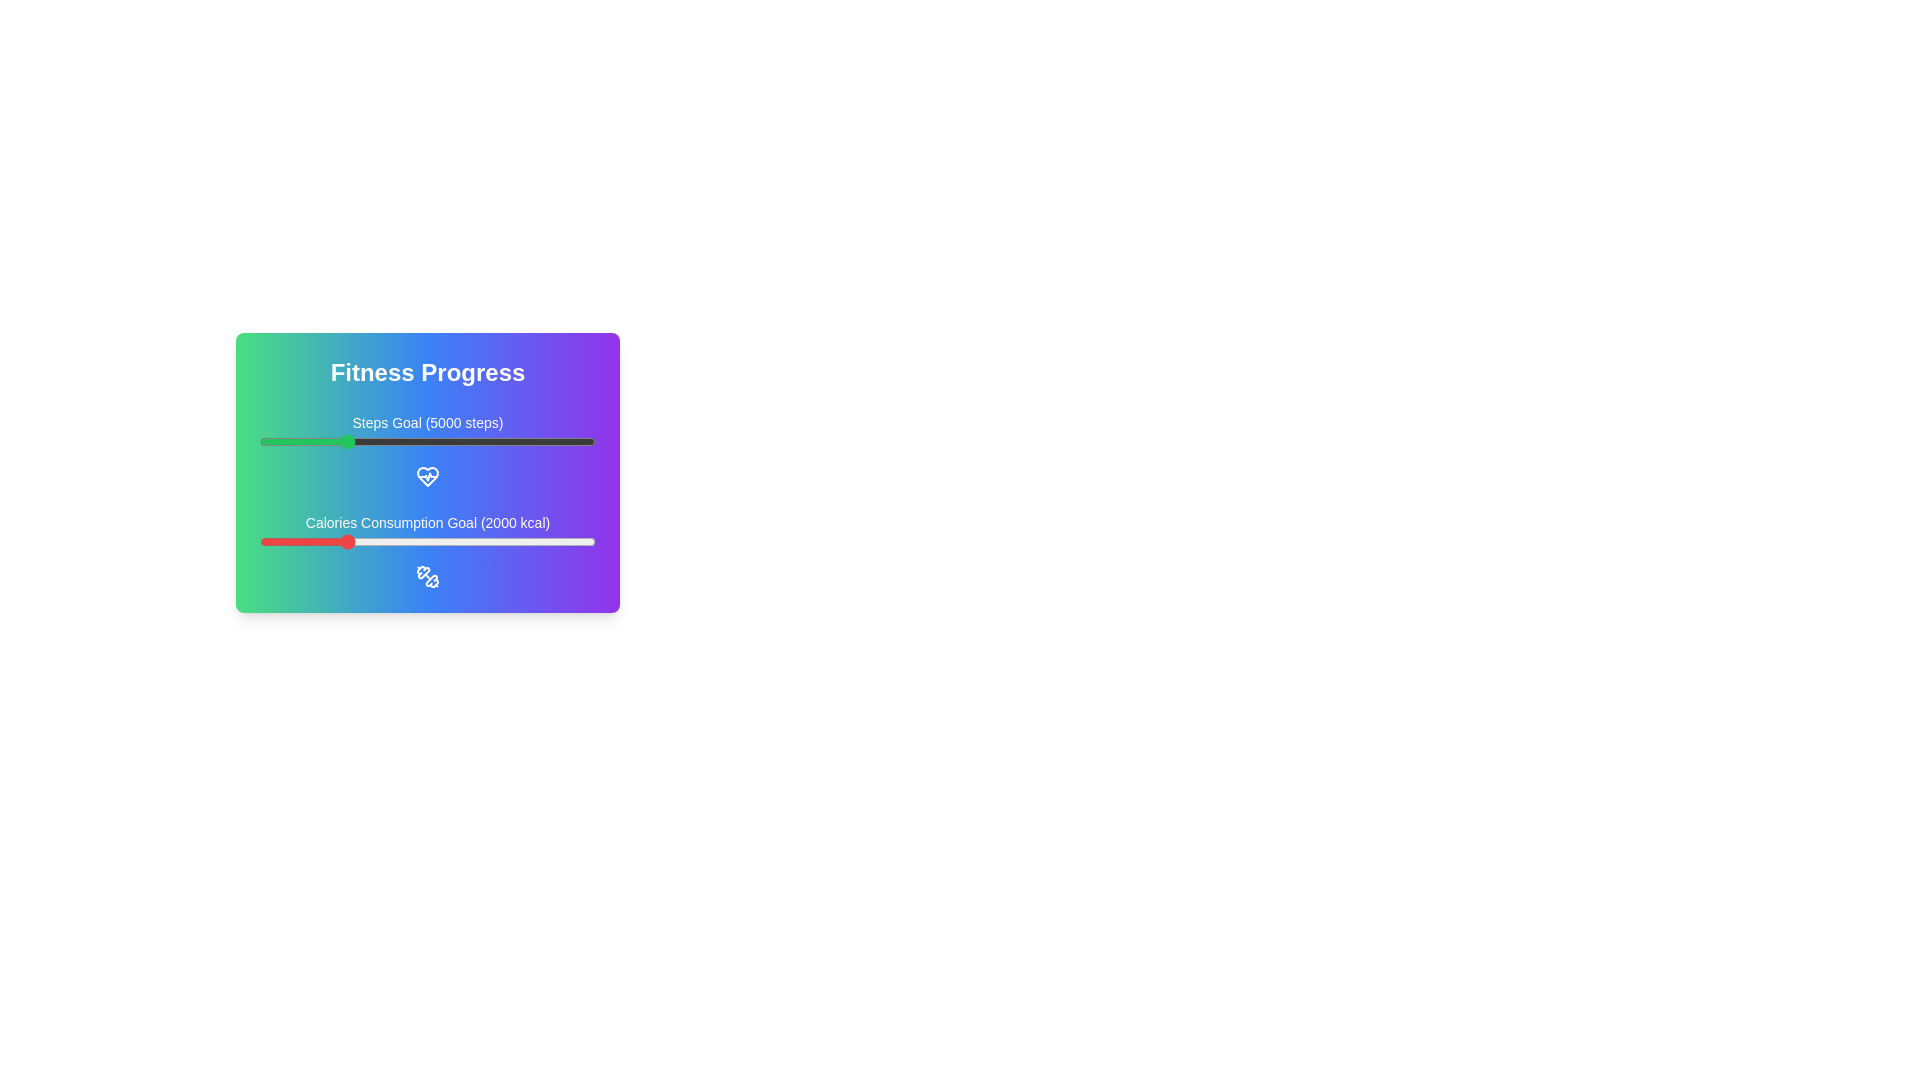  What do you see at coordinates (316, 441) in the screenshot?
I see `the steps goal` at bounding box center [316, 441].